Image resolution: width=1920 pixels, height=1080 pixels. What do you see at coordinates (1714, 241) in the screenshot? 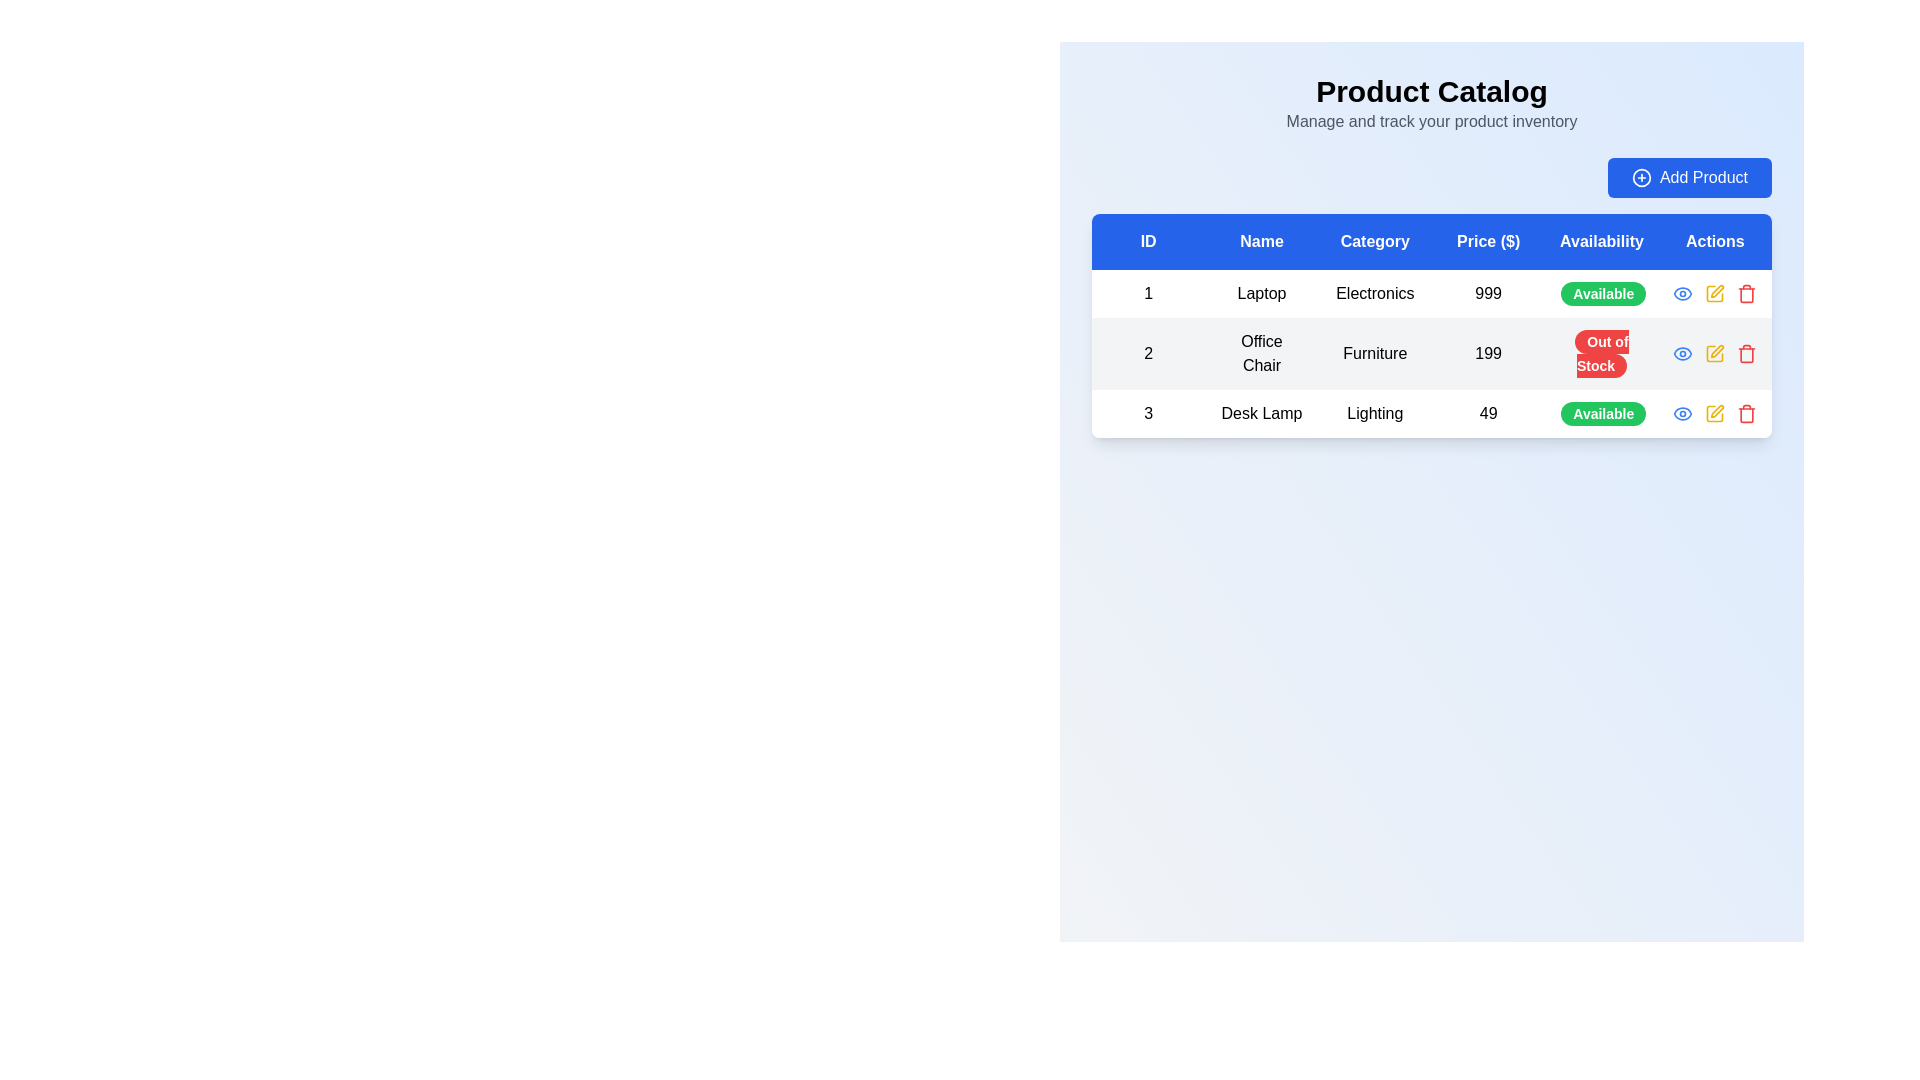
I see `the last column header in the table, located in the top-right section of the interface` at bounding box center [1714, 241].